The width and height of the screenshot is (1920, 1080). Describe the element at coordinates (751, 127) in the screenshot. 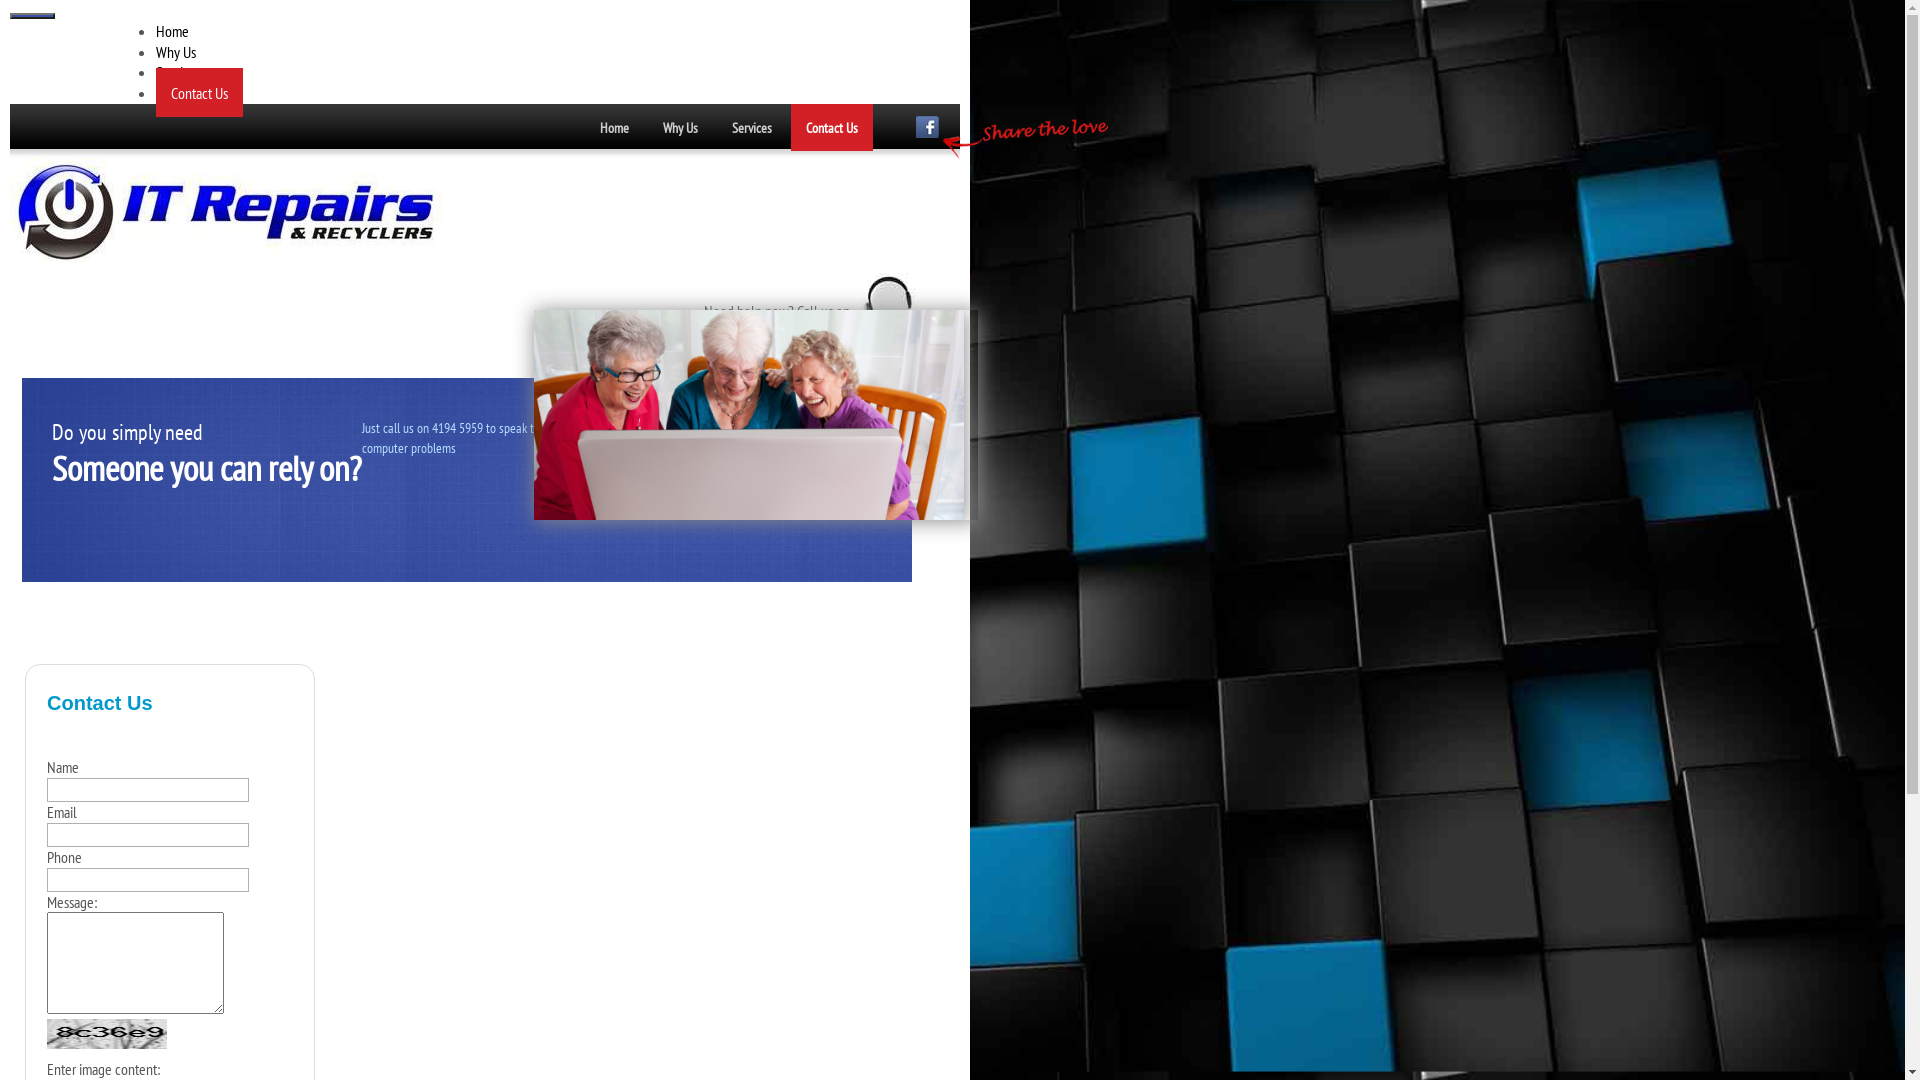

I see `'Services'` at that location.